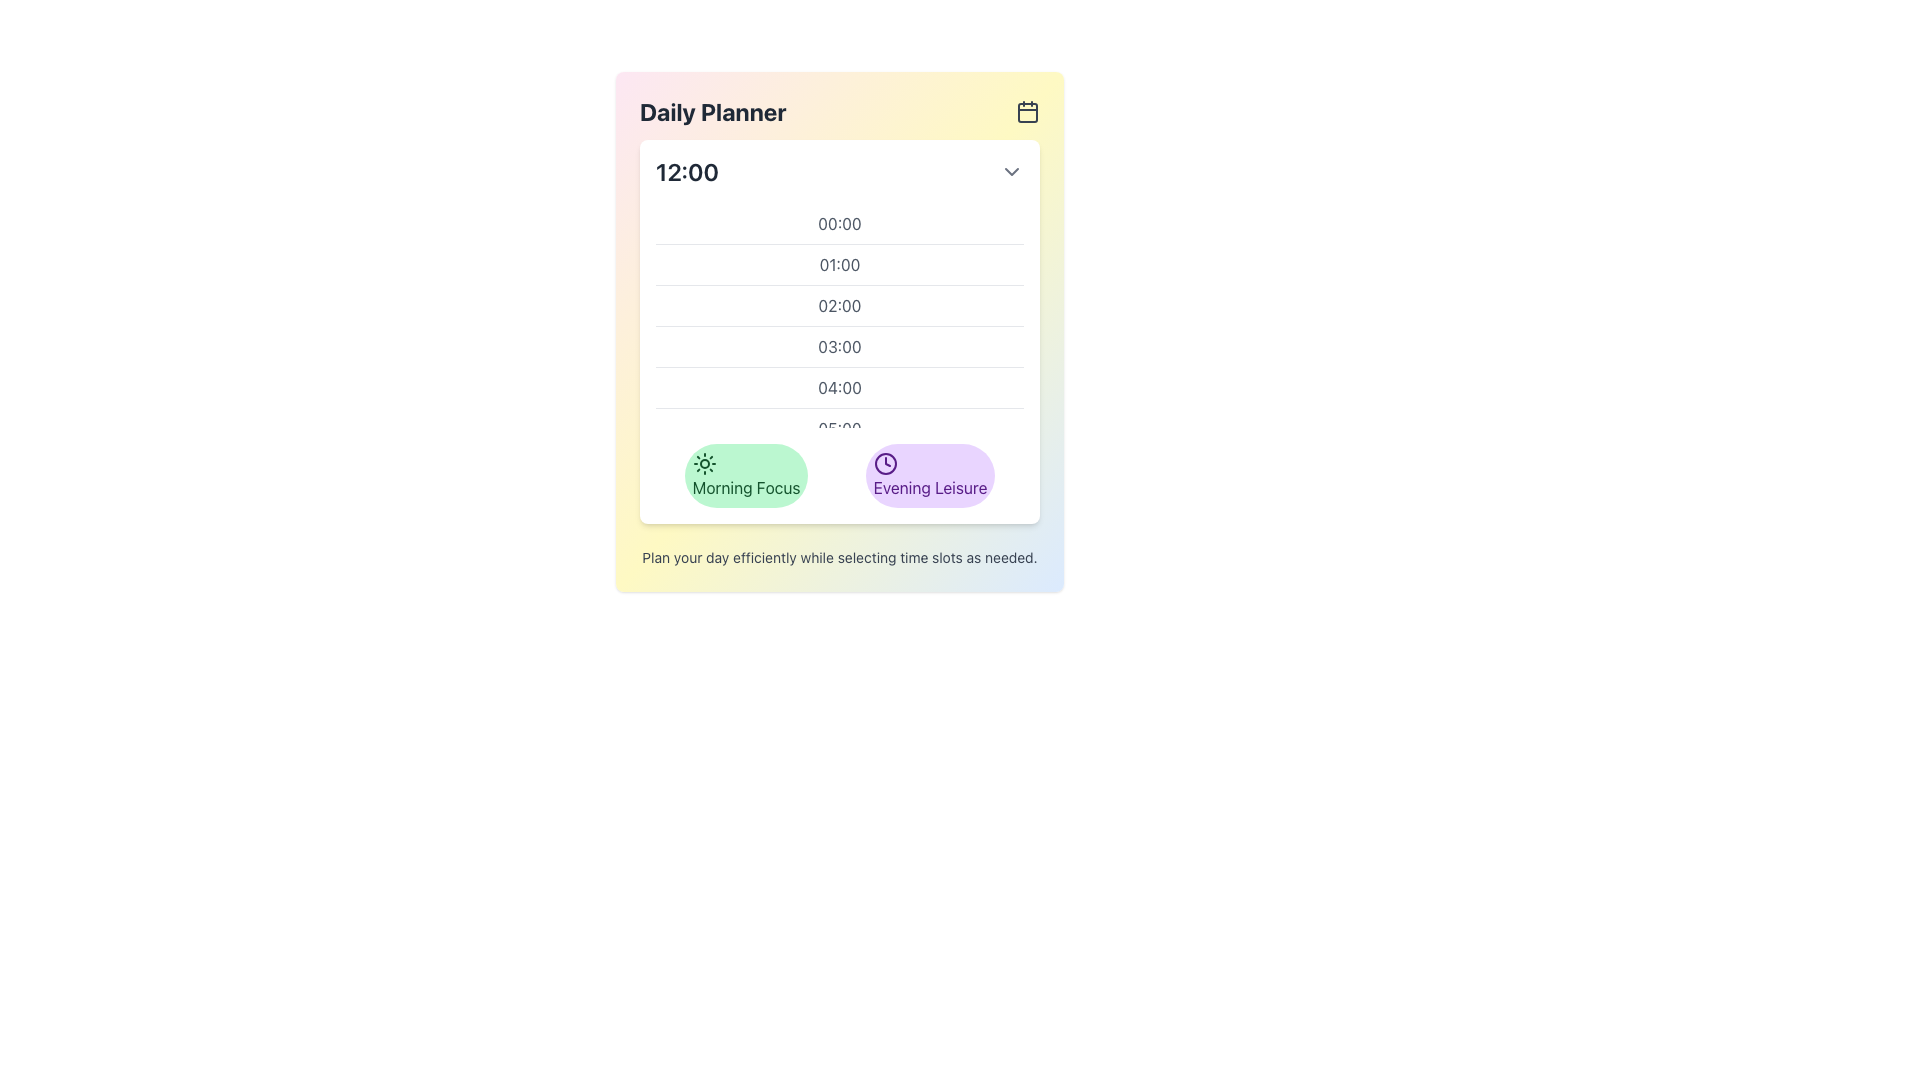 This screenshot has height=1080, width=1920. I want to click on the Selector component for time slots in the Daily Planner interface, so click(840, 475).